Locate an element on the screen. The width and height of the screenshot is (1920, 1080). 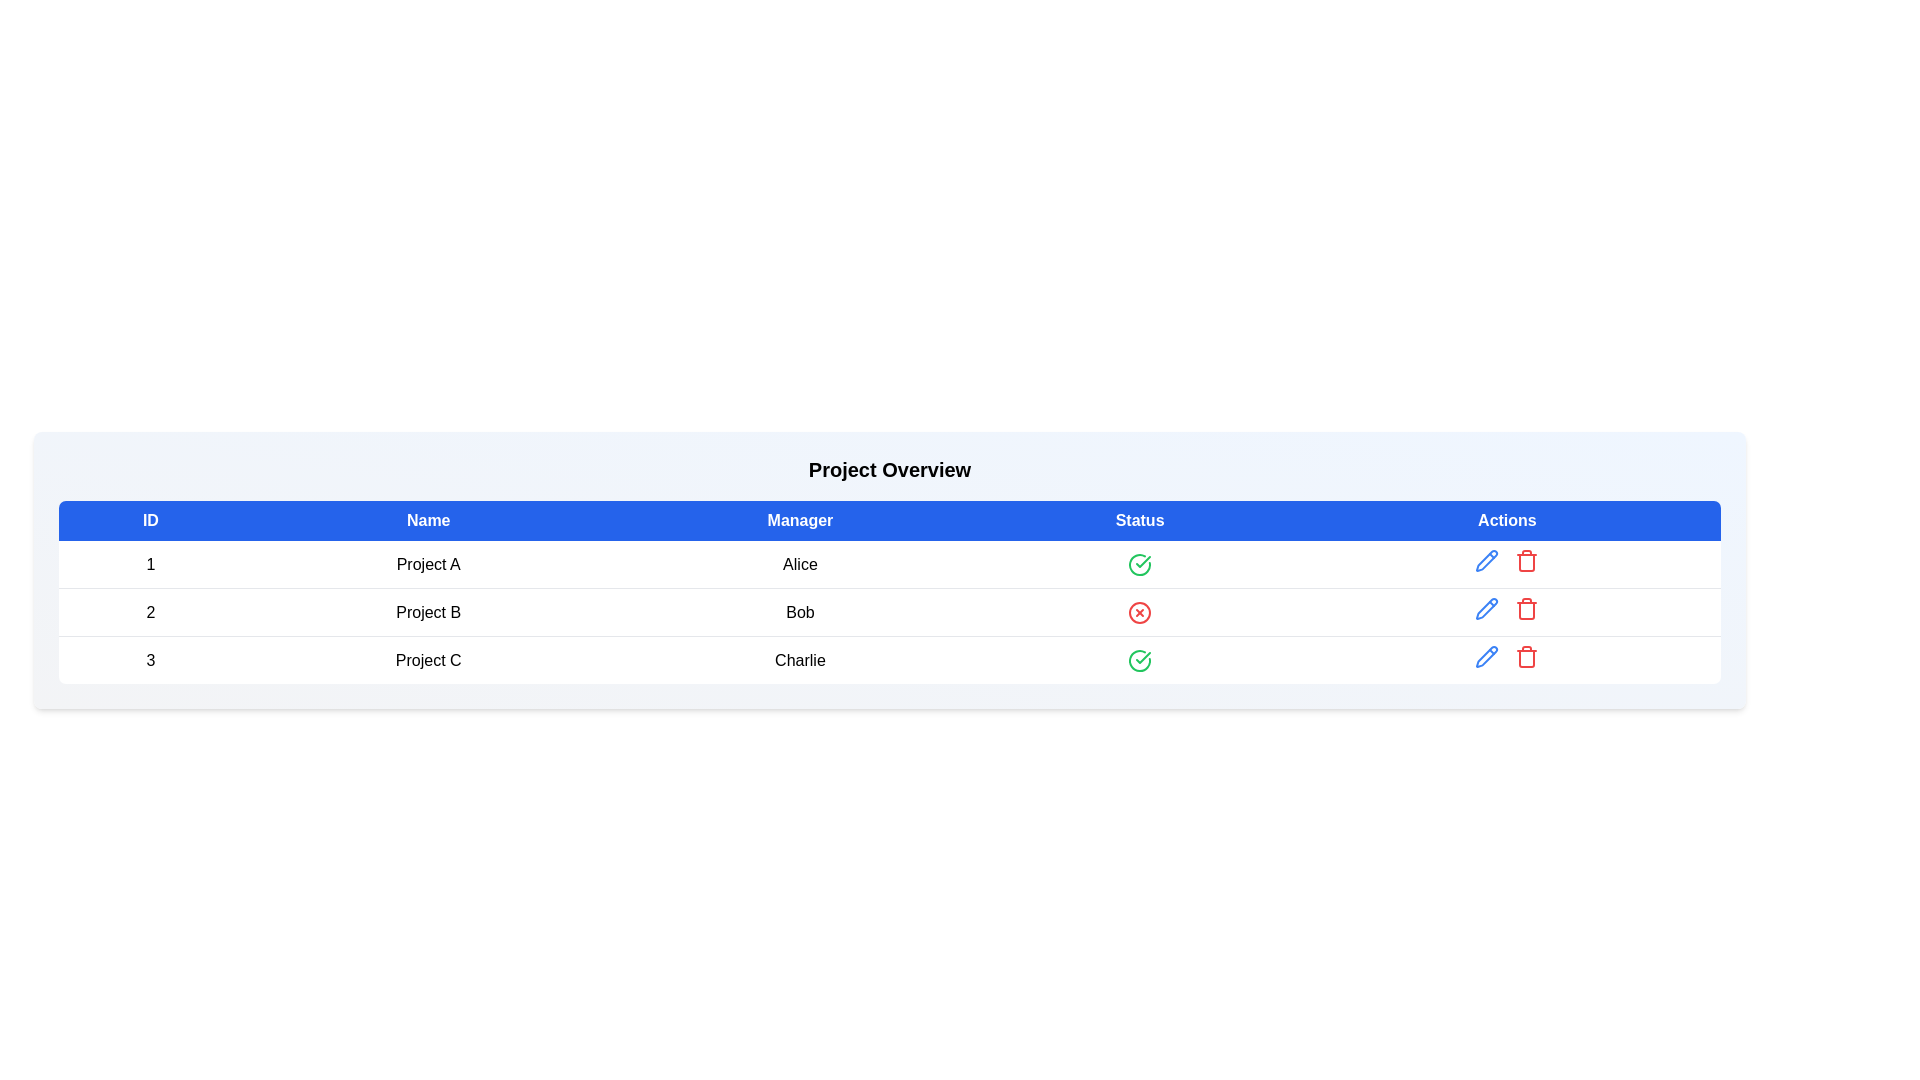
the 'Project A' text label located in the second column of the first row of the table under the 'Name' header is located at coordinates (427, 564).